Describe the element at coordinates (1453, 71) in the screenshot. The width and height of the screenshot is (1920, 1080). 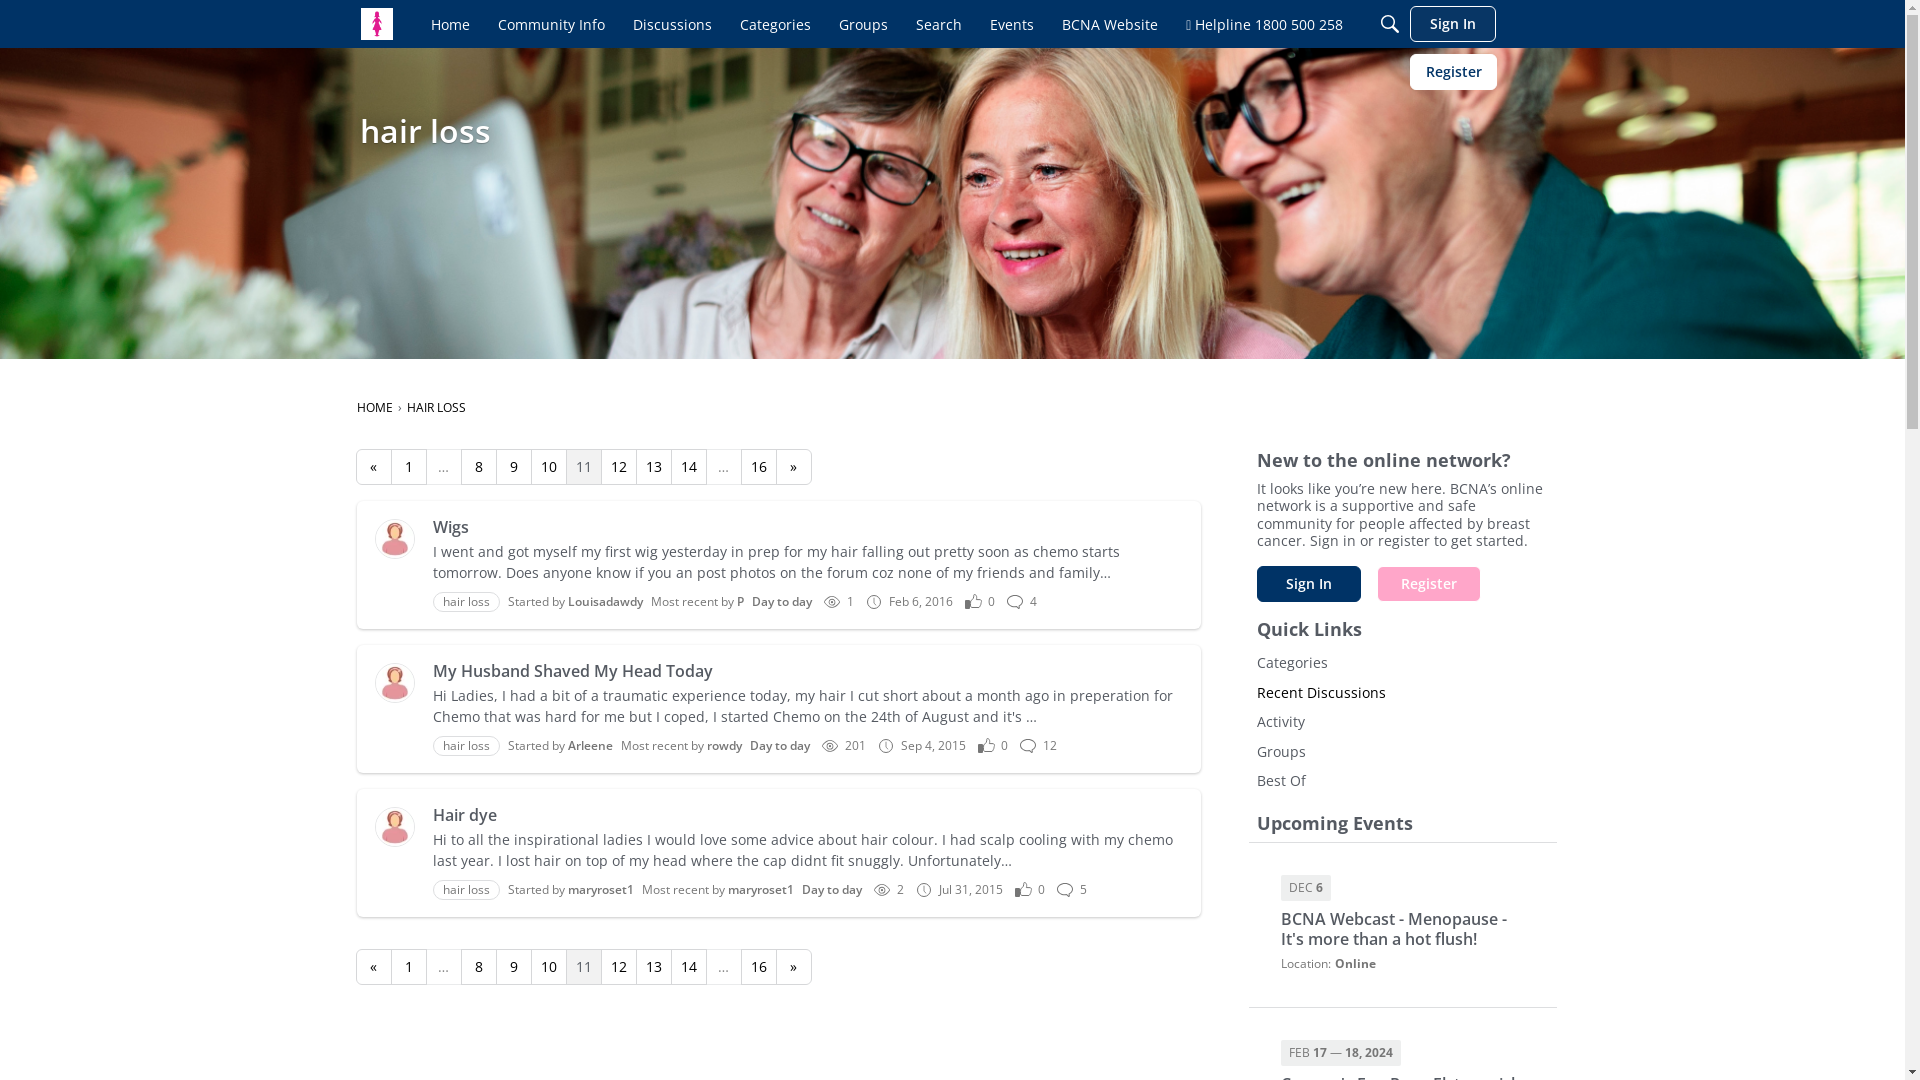
I see `'Register'` at that location.